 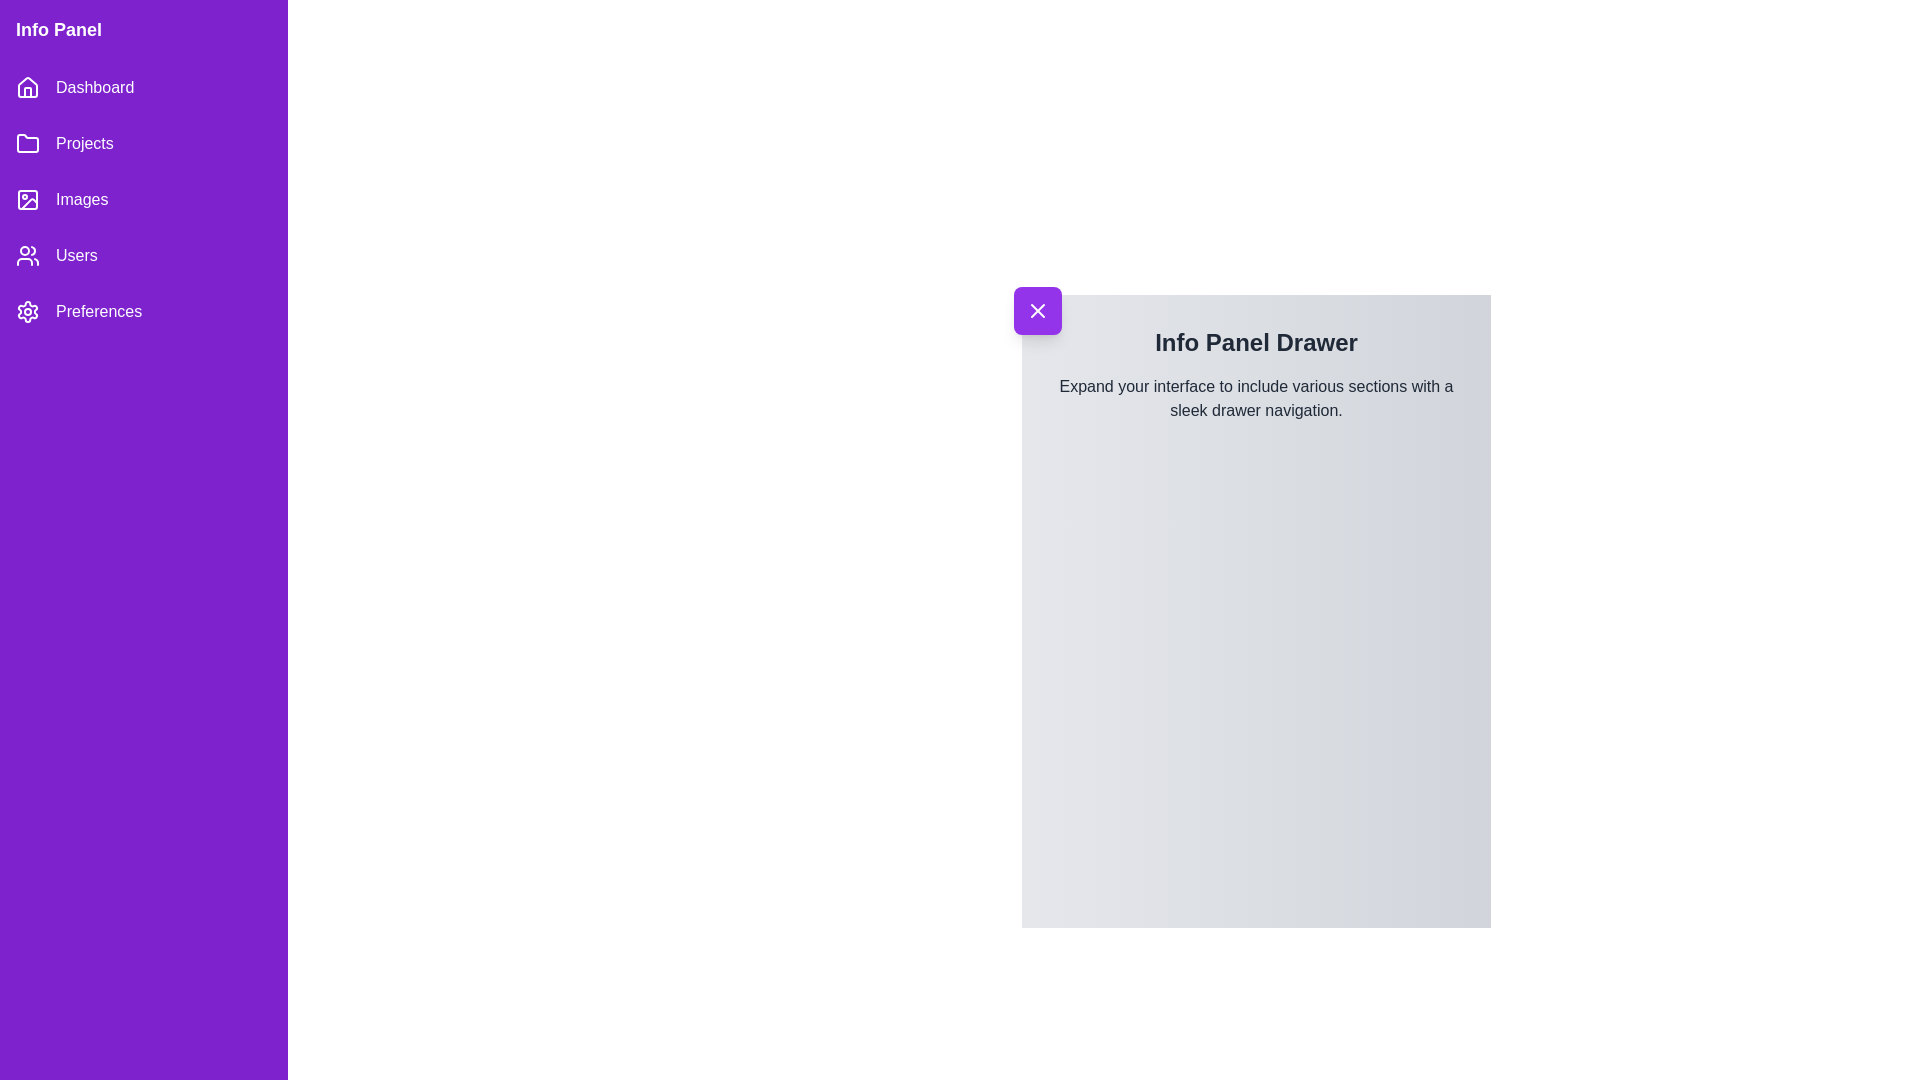 I want to click on the menu item Images to observe its hover effect, so click(x=143, y=200).